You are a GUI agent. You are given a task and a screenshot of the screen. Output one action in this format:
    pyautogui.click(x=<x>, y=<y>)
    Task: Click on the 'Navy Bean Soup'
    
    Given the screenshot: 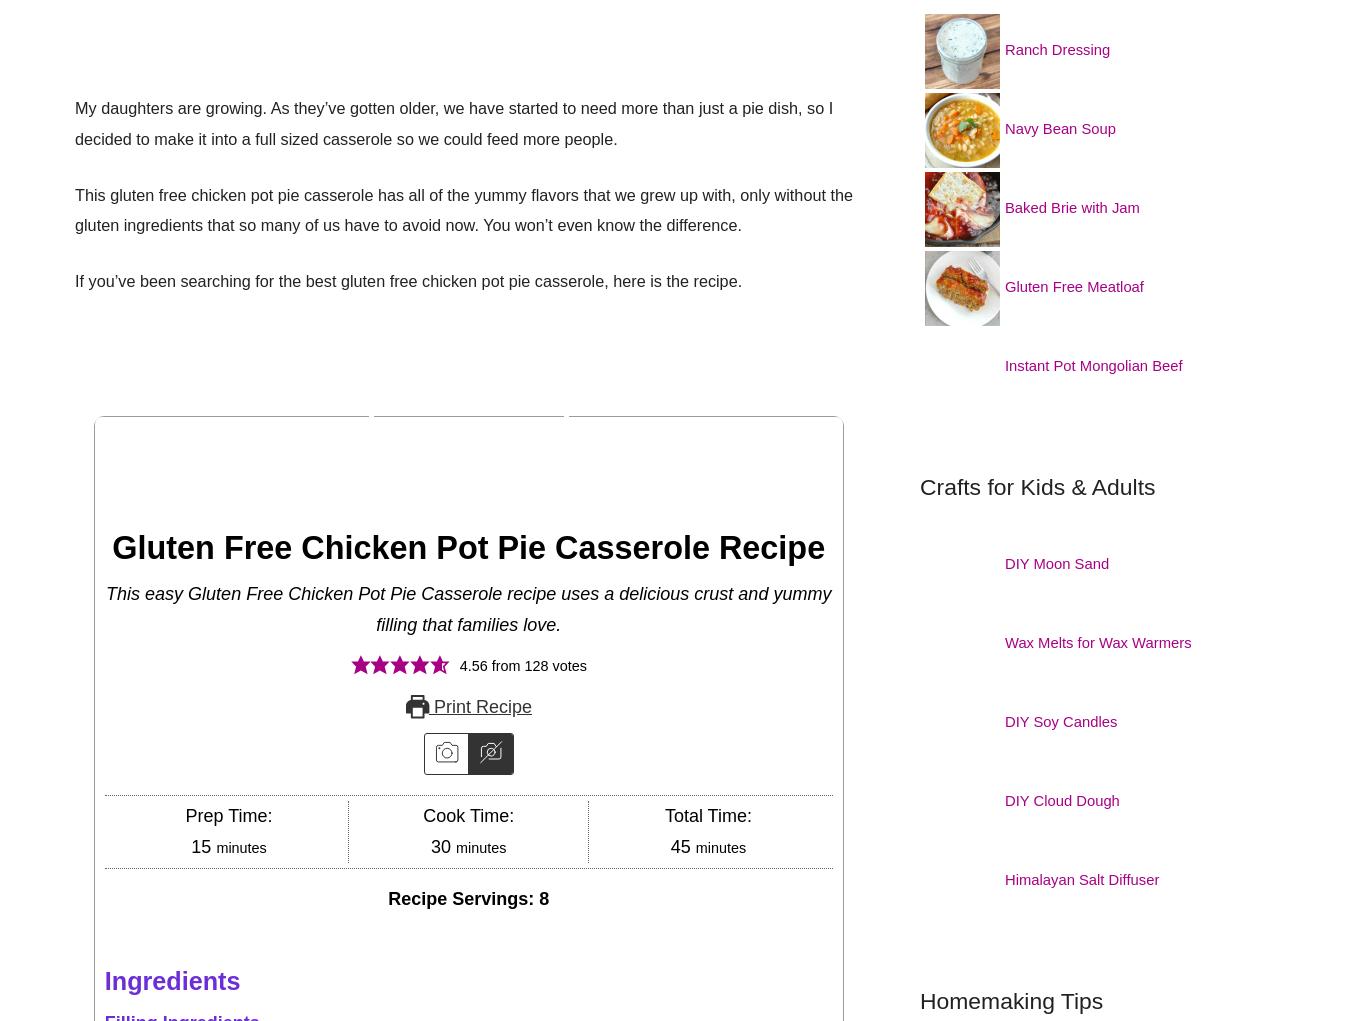 What is the action you would take?
    pyautogui.click(x=1065, y=128)
    